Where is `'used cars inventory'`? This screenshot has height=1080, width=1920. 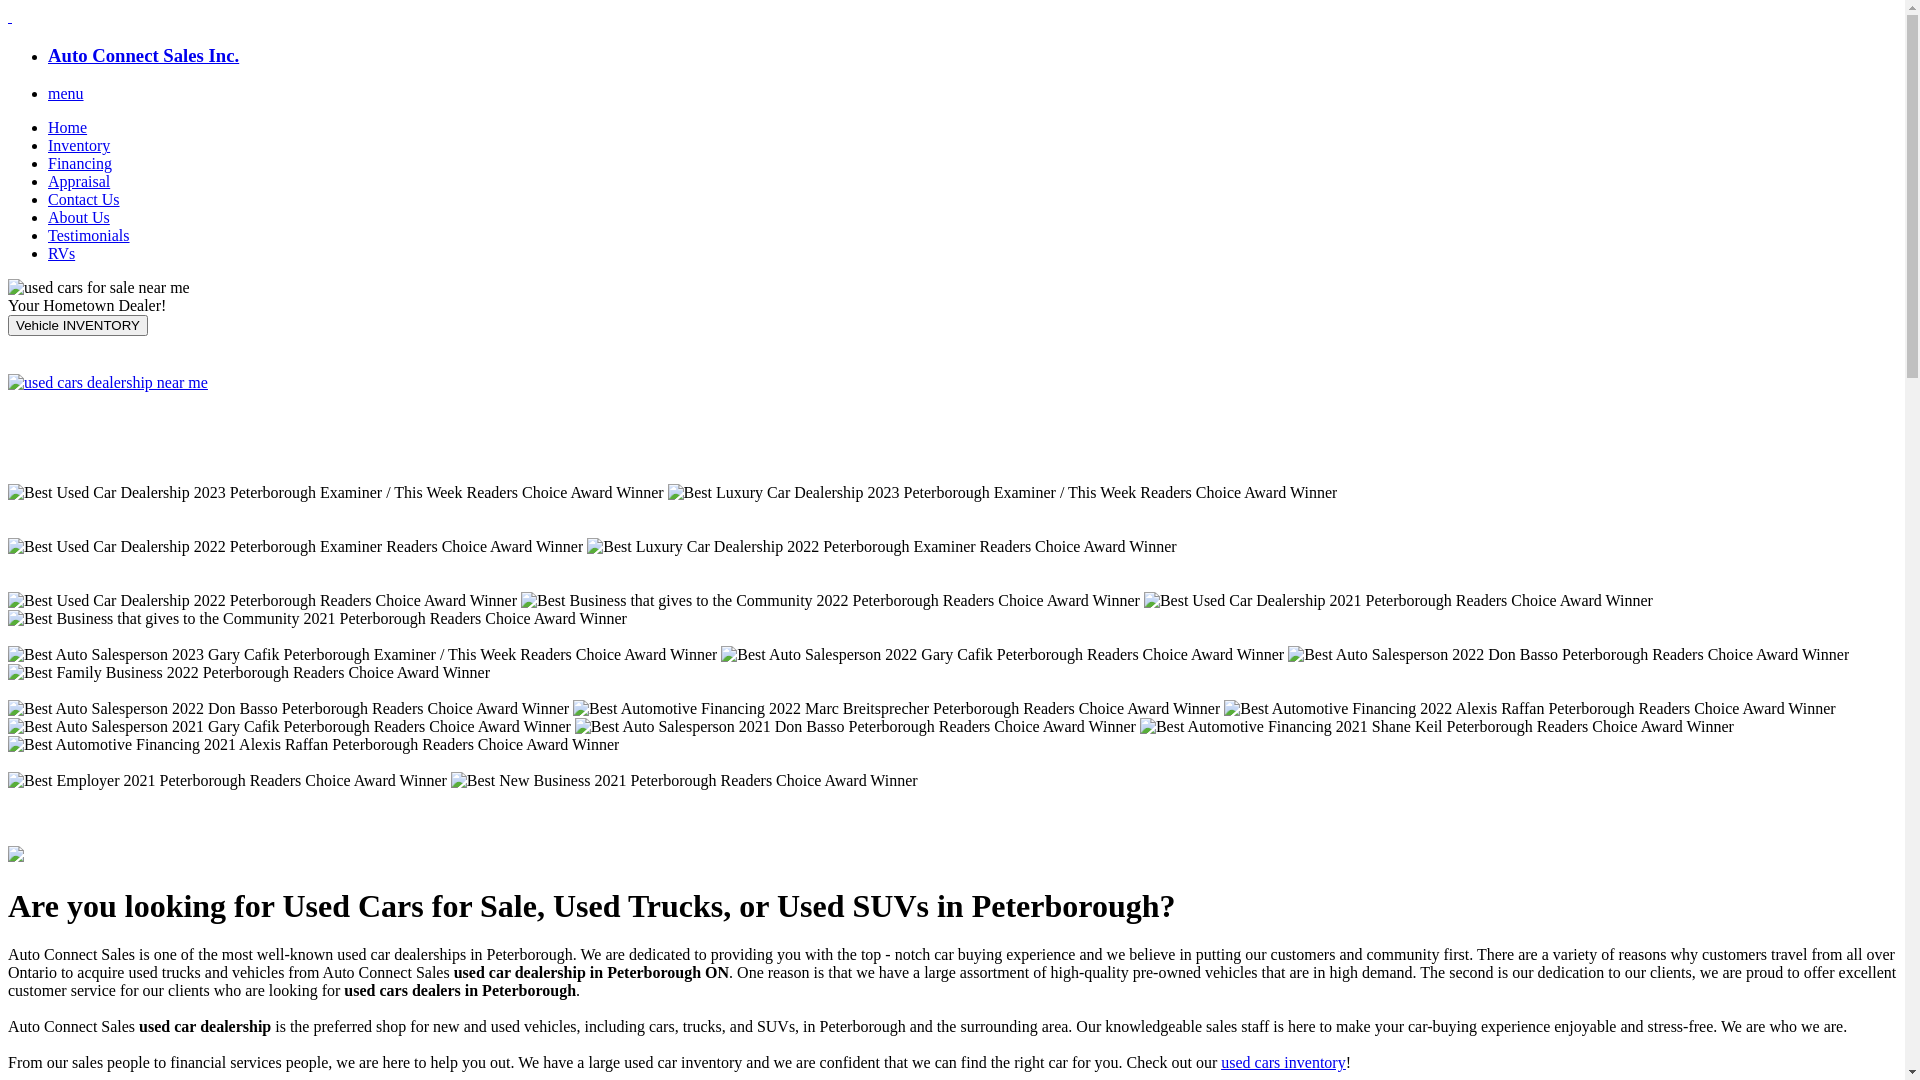 'used cars inventory' is located at coordinates (1282, 1061).